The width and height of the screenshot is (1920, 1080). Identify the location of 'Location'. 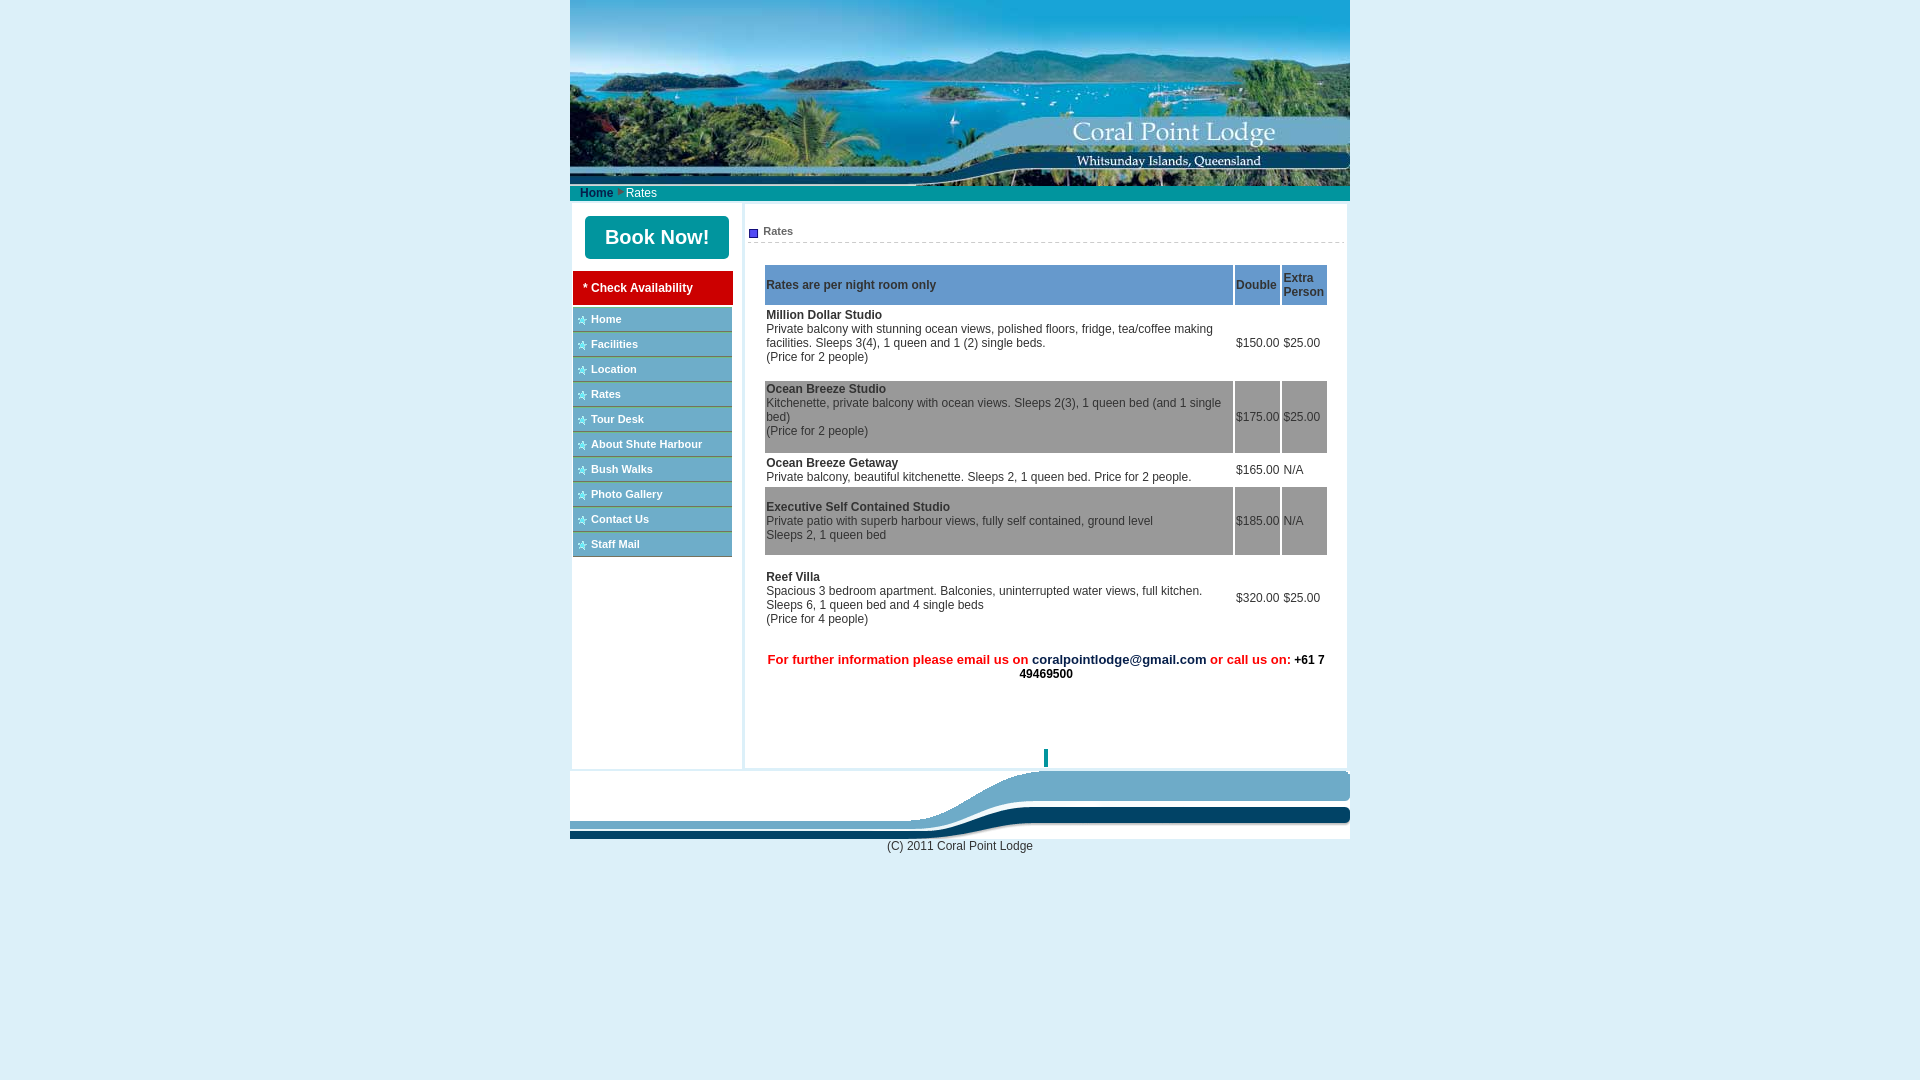
(613, 369).